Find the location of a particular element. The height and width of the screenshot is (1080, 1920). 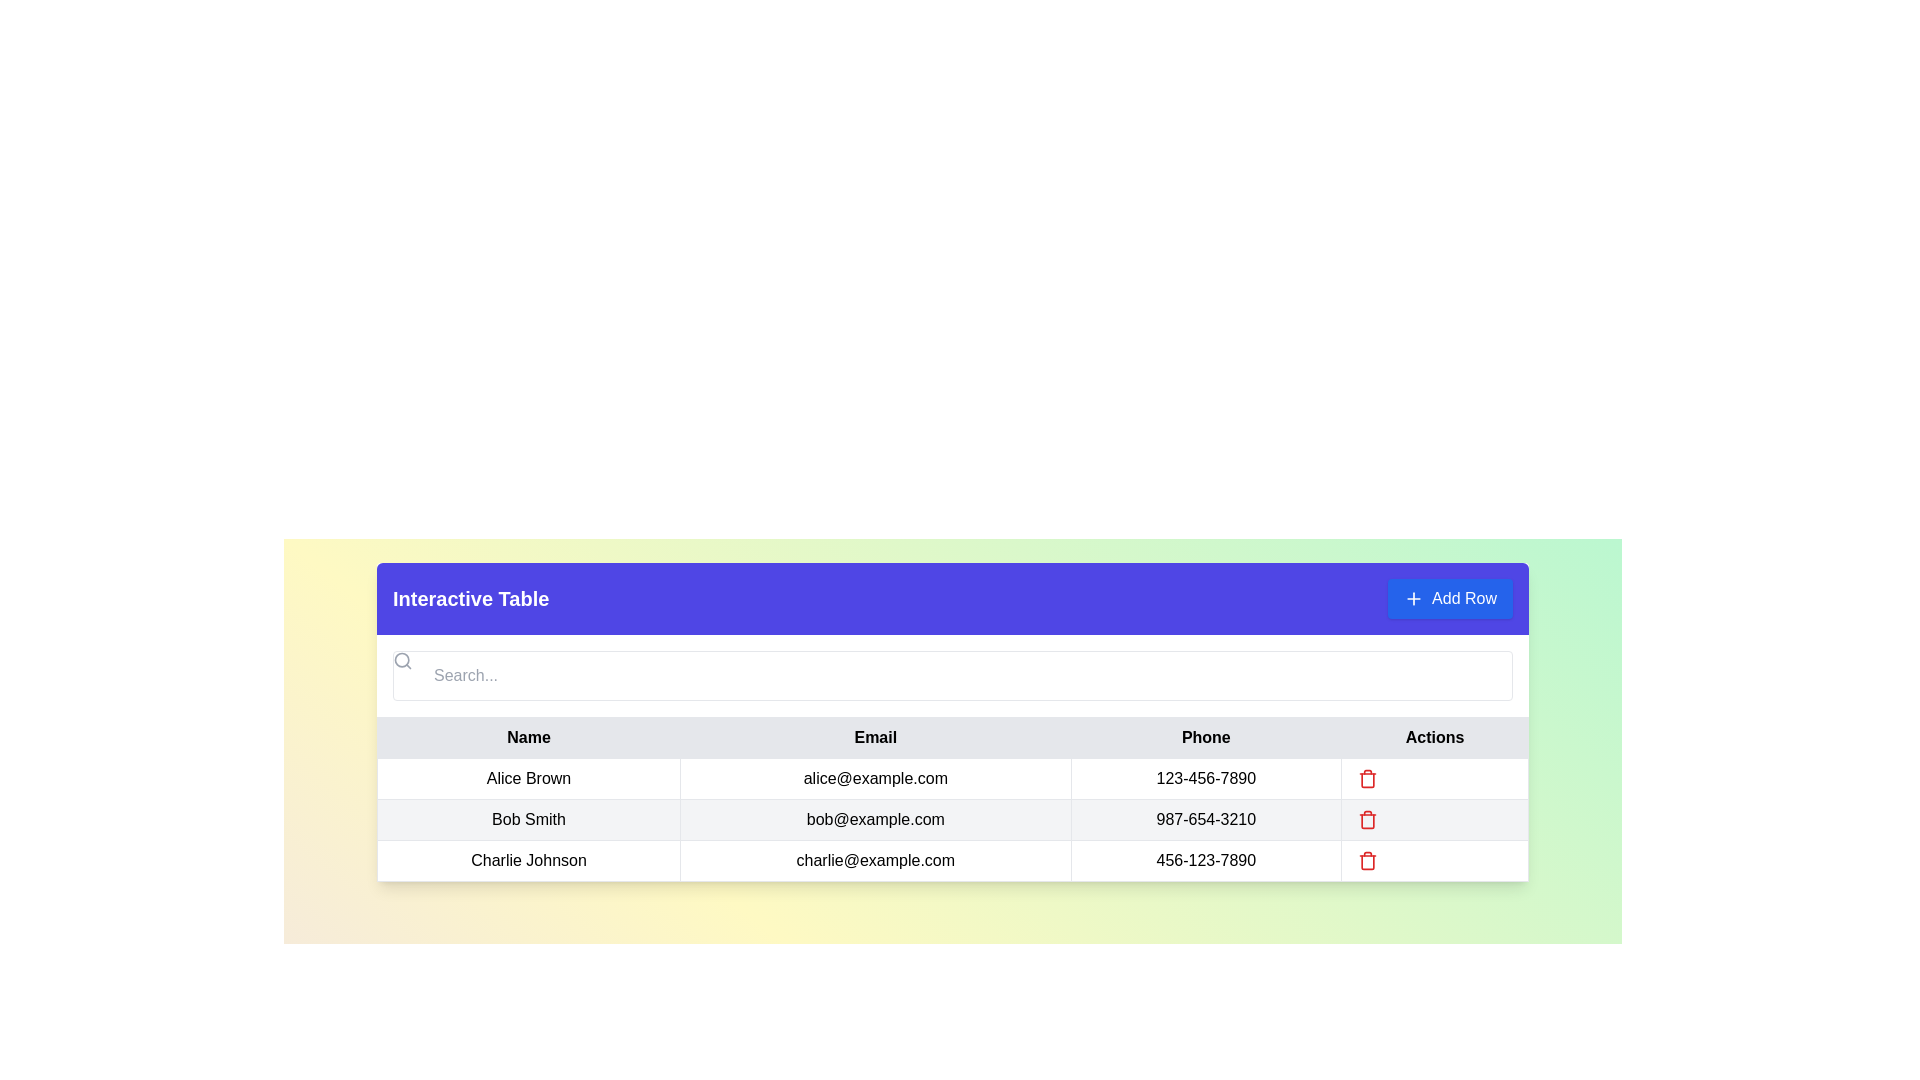

the circular SVG element that represents the magnifying glass icon, located on the left side of the search bar beneath the 'Interactive Table' header is located at coordinates (401, 660).